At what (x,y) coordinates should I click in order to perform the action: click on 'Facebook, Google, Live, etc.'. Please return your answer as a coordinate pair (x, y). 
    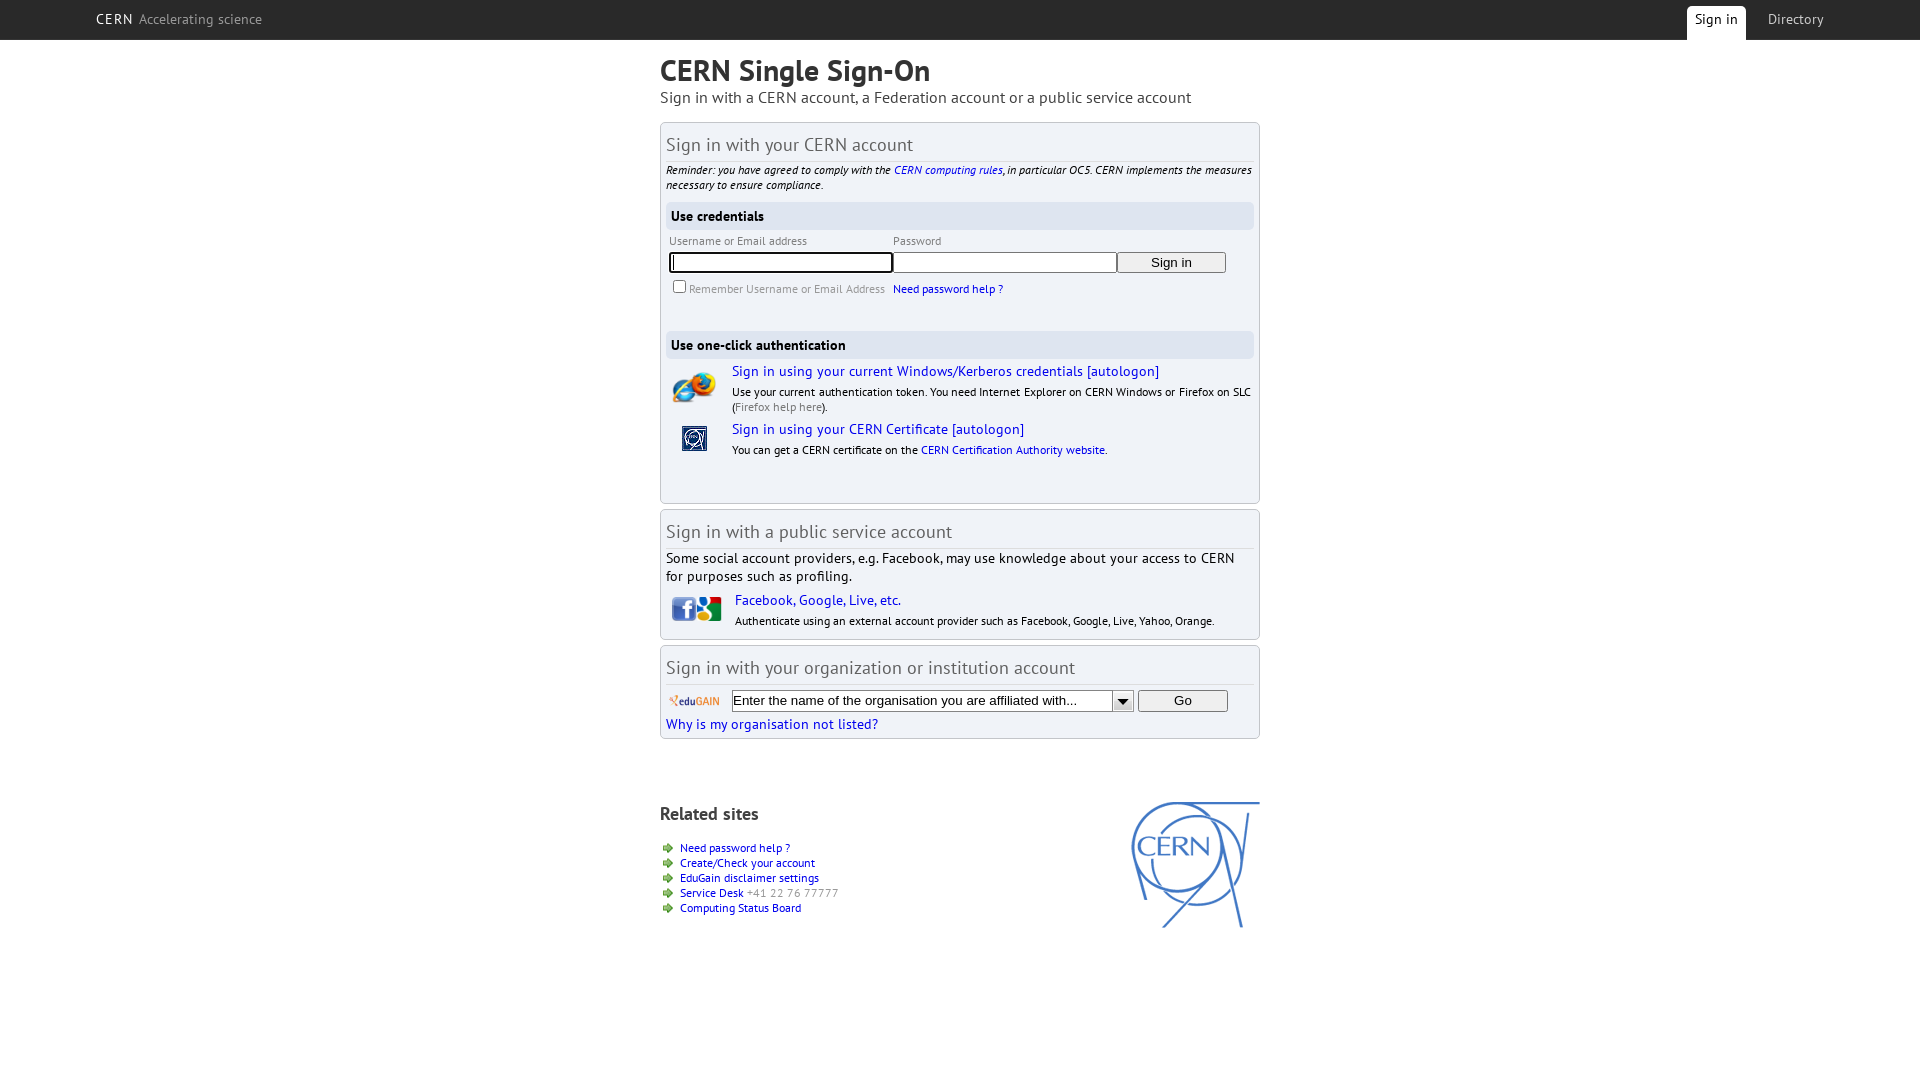
    Looking at the image, I should click on (817, 599).